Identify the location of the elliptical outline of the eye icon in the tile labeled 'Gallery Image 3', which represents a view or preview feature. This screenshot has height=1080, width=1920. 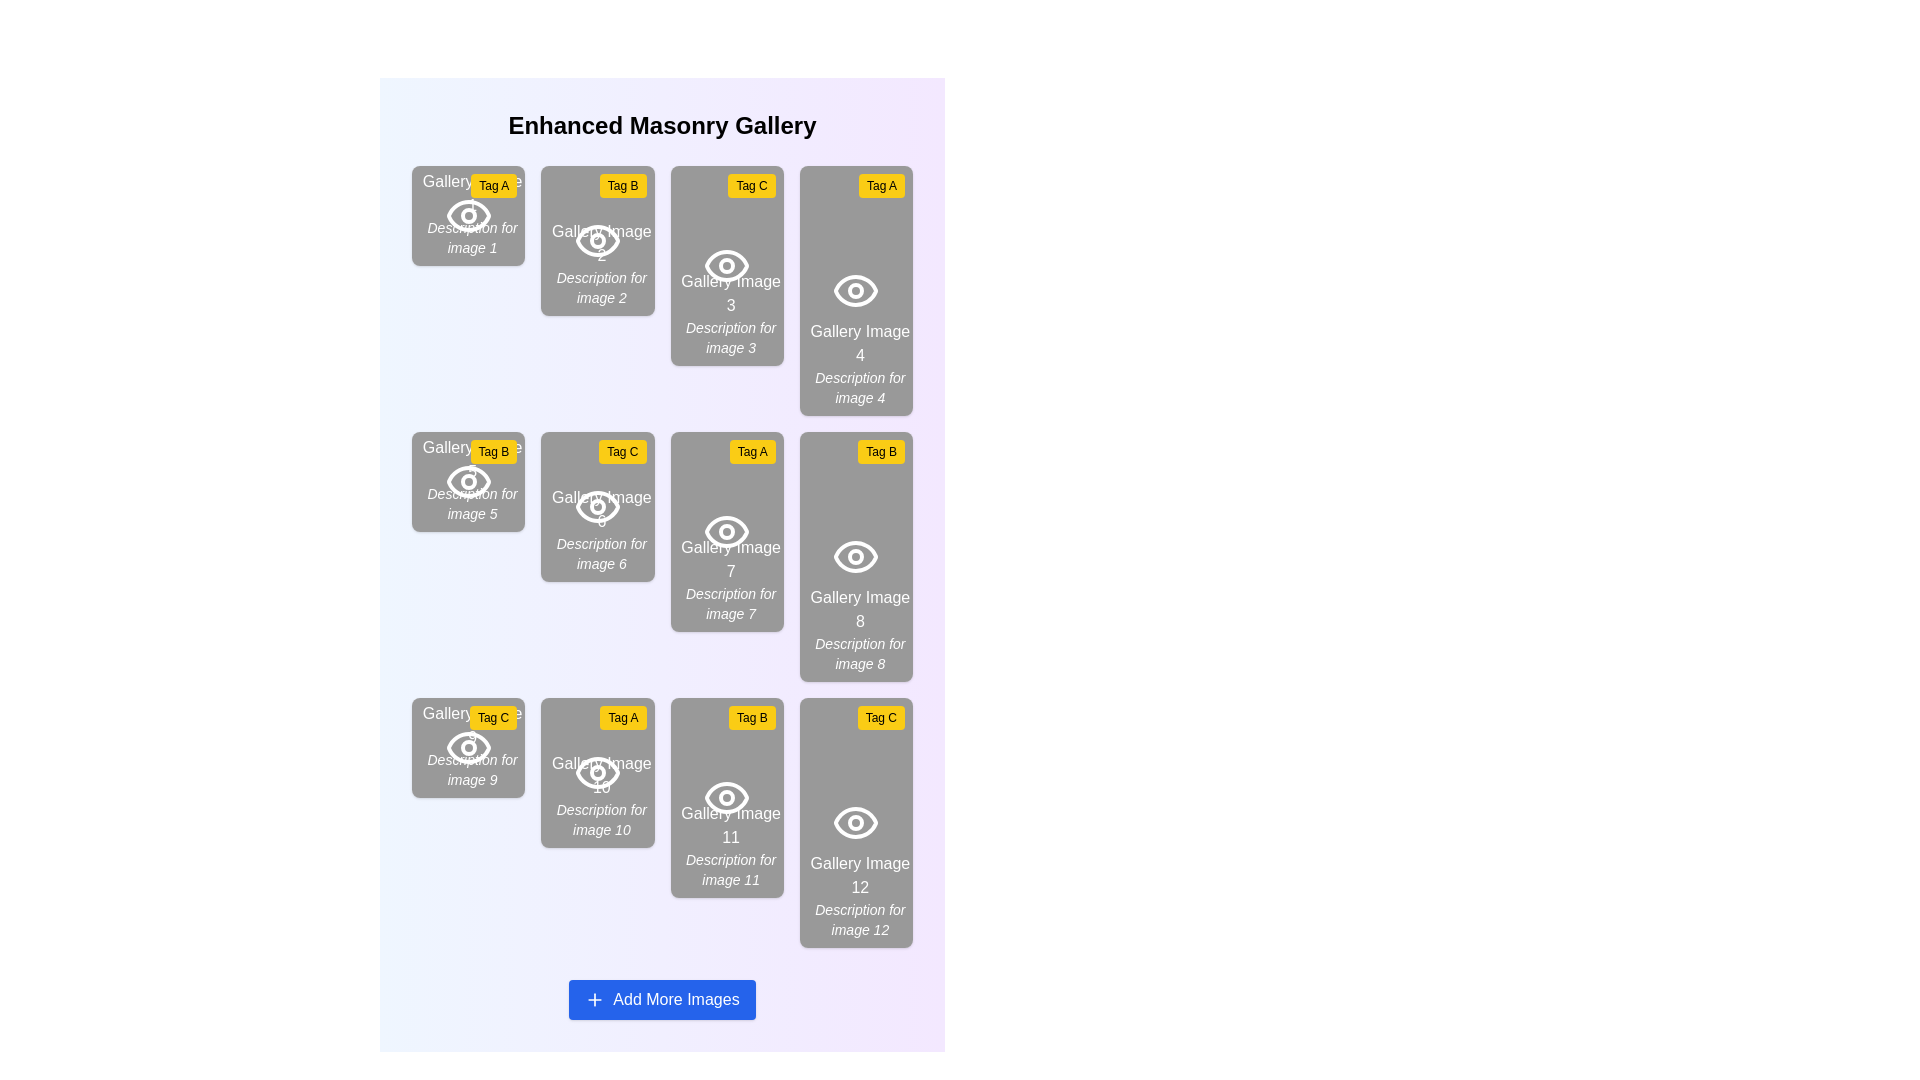
(726, 265).